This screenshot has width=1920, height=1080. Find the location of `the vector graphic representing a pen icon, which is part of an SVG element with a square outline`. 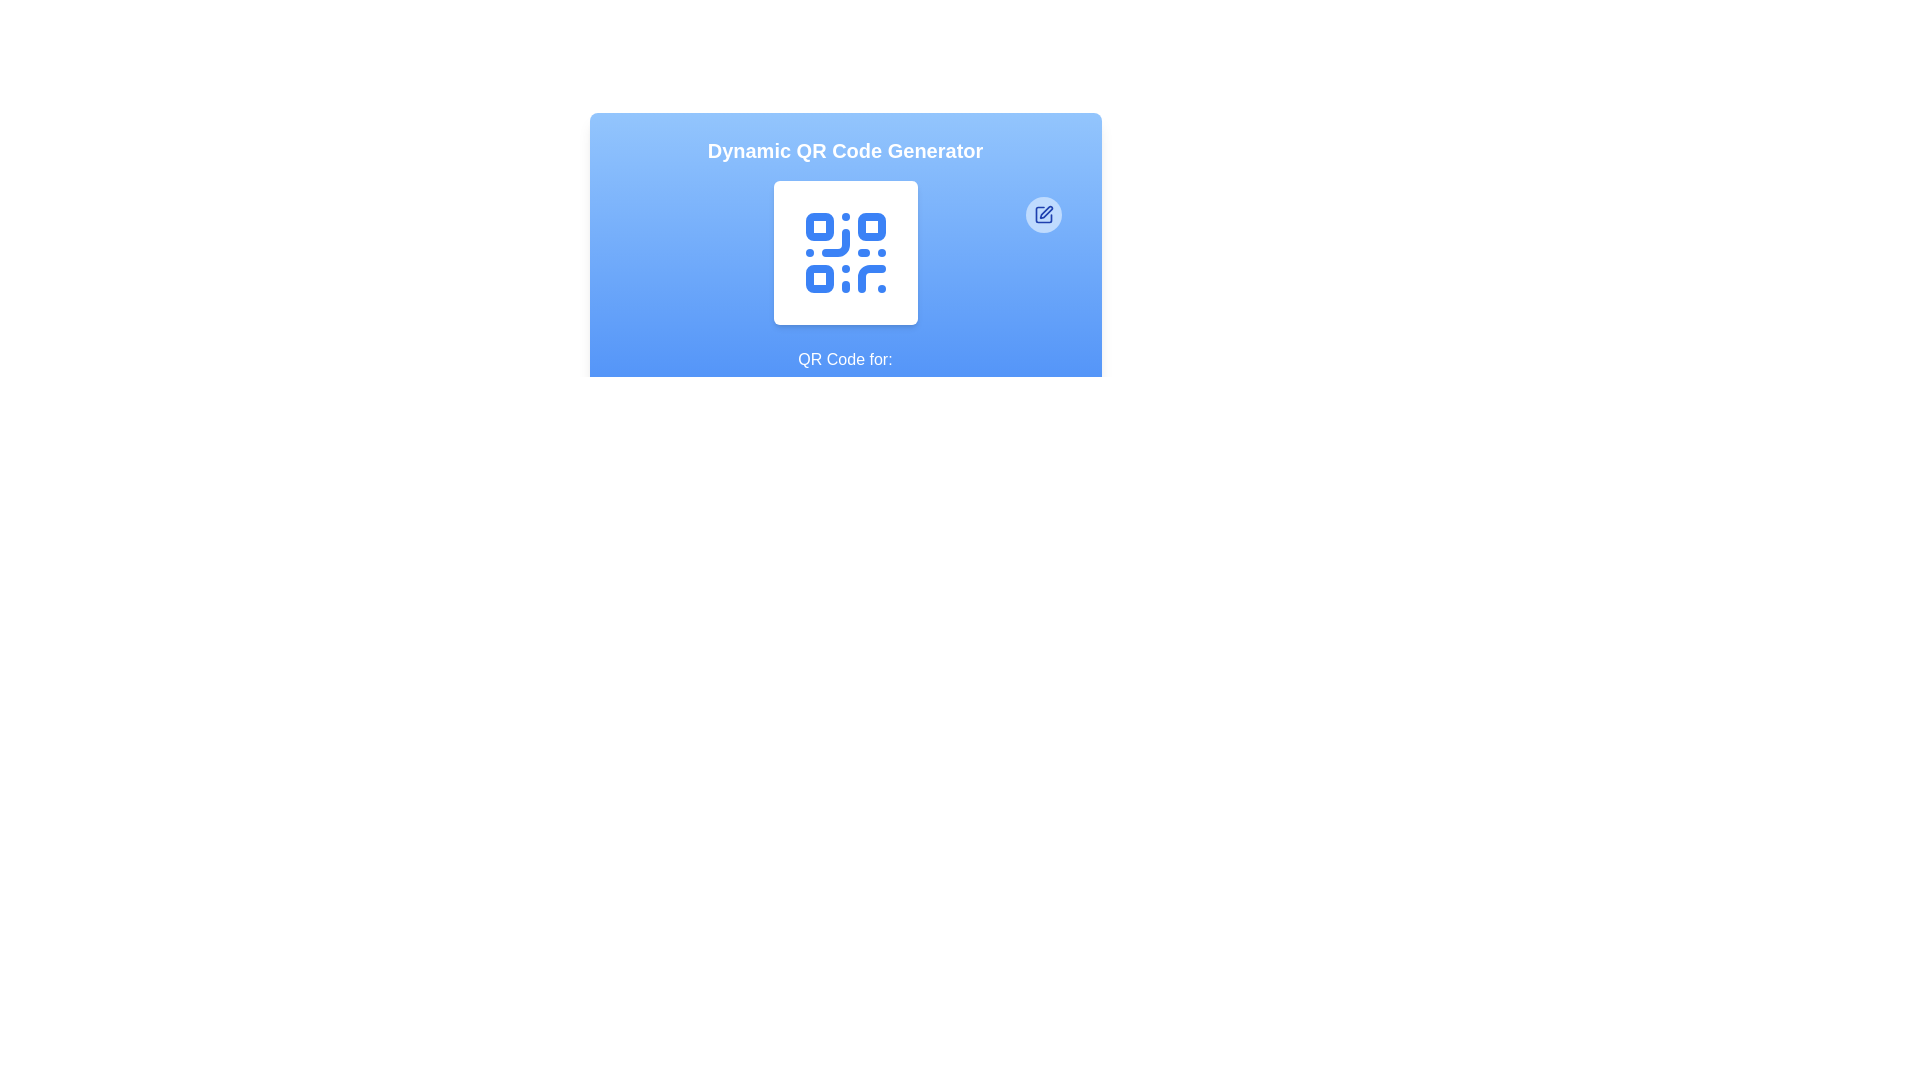

the vector graphic representing a pen icon, which is part of an SVG element with a square outline is located at coordinates (1045, 212).